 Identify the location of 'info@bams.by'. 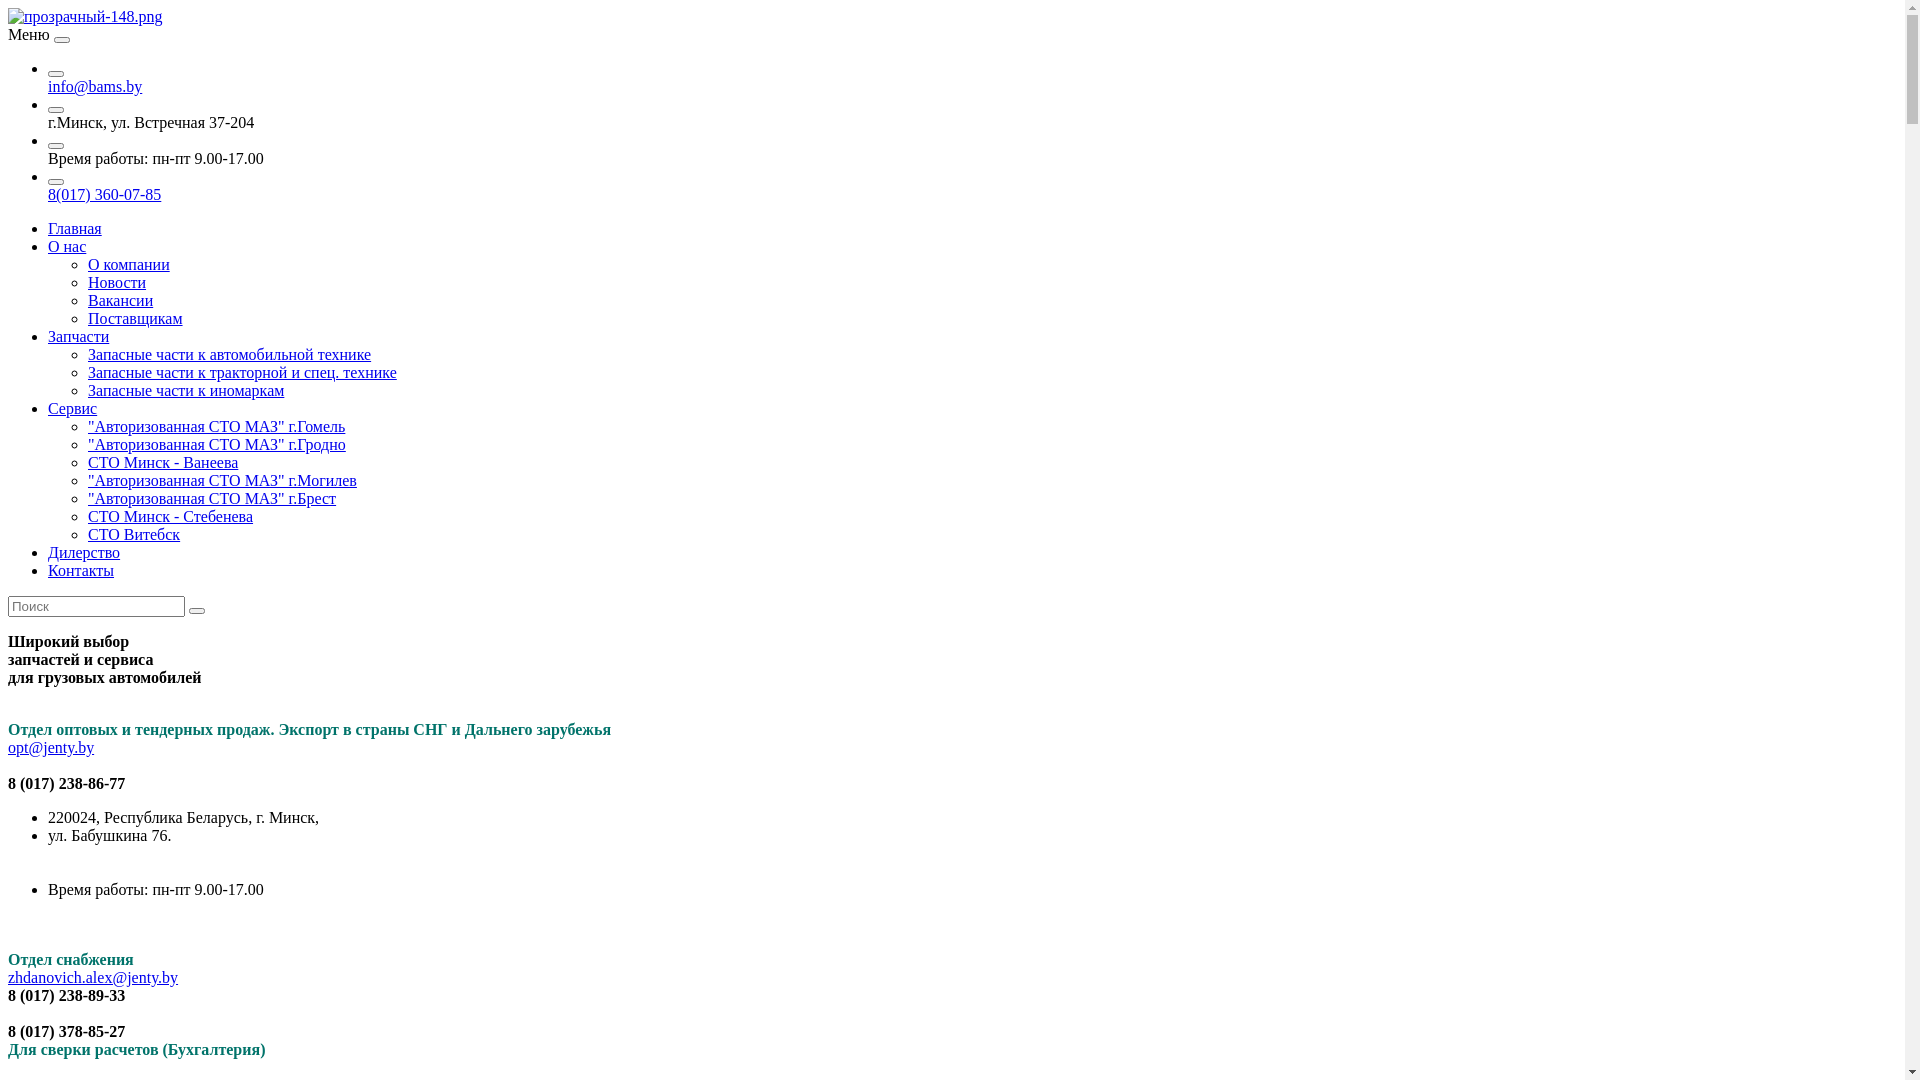
(94, 85).